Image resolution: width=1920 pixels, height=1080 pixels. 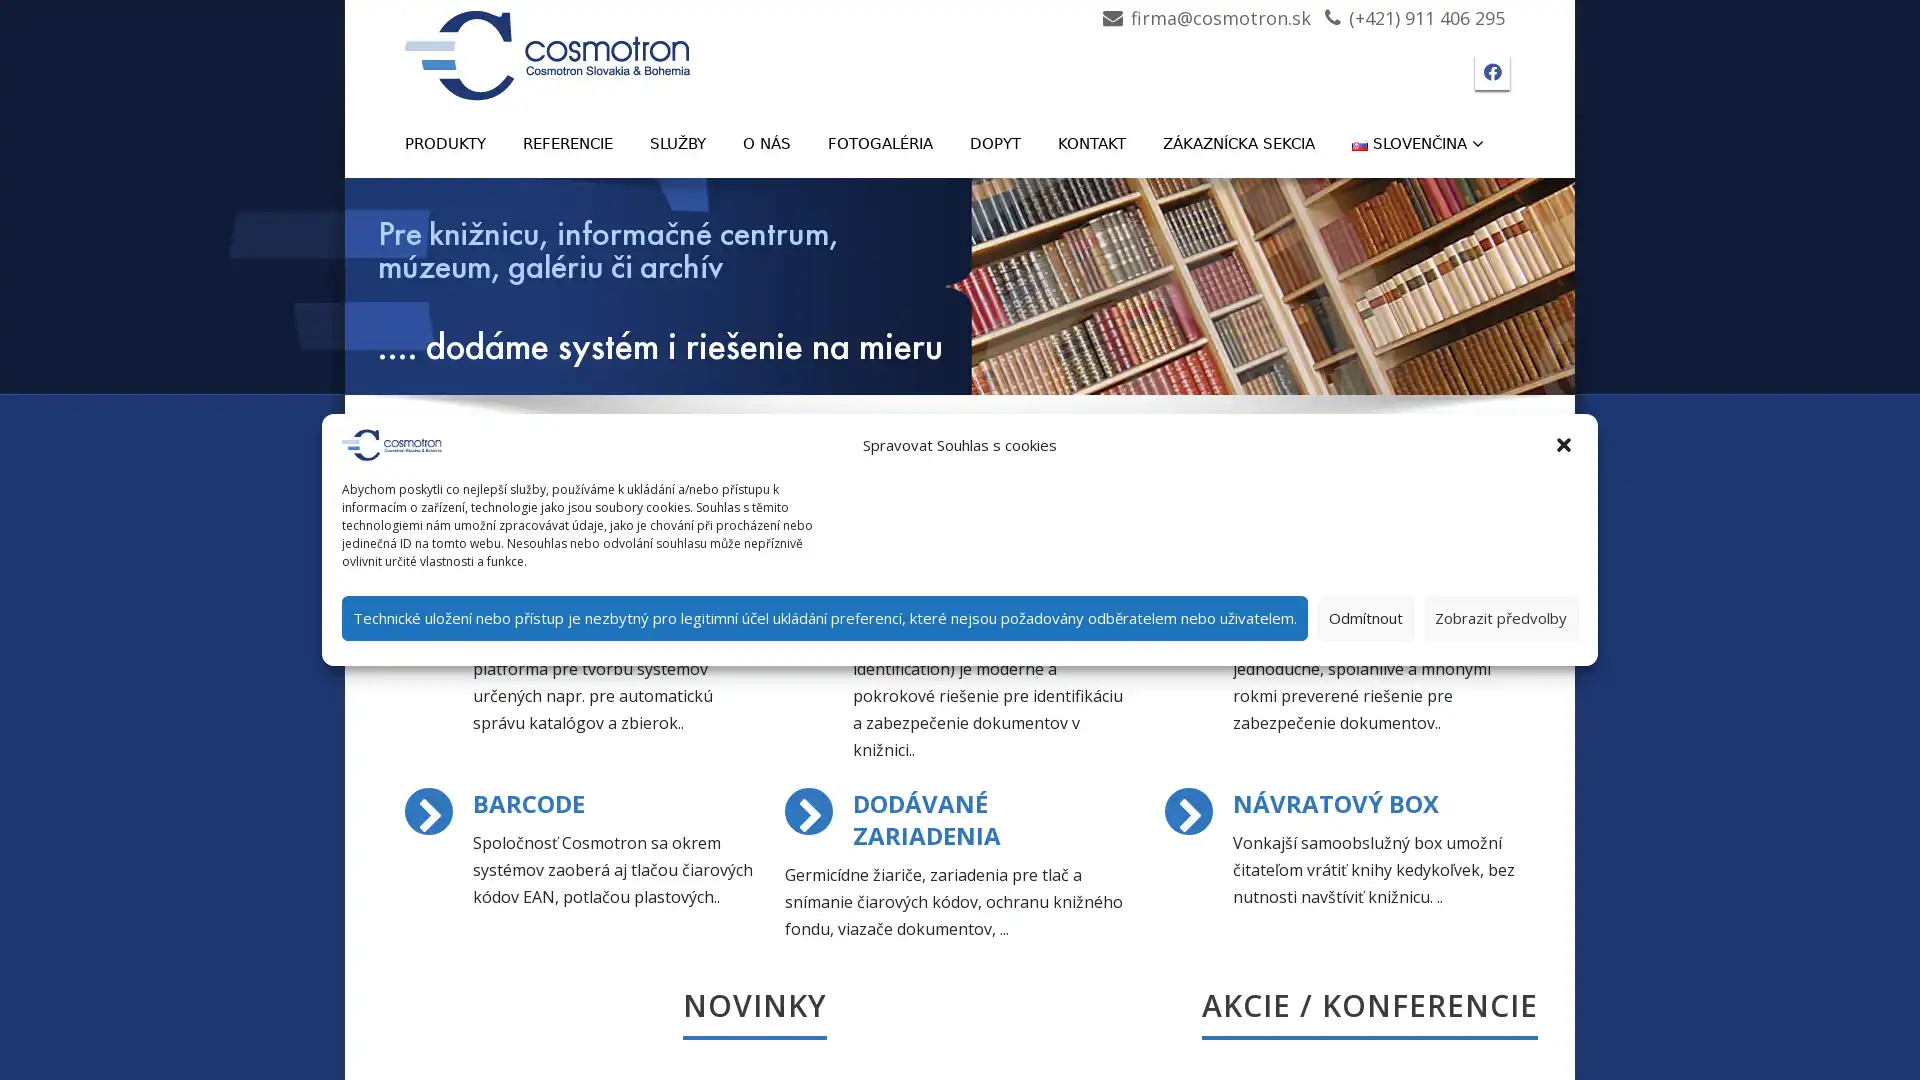 I want to click on Technicke ulozeni nebo pristup je nezbytny pro legitimni ucel ukladani preferenci, ktere nejsou pozadovany odberatelem nebo uzivatelem., so click(x=825, y=616).